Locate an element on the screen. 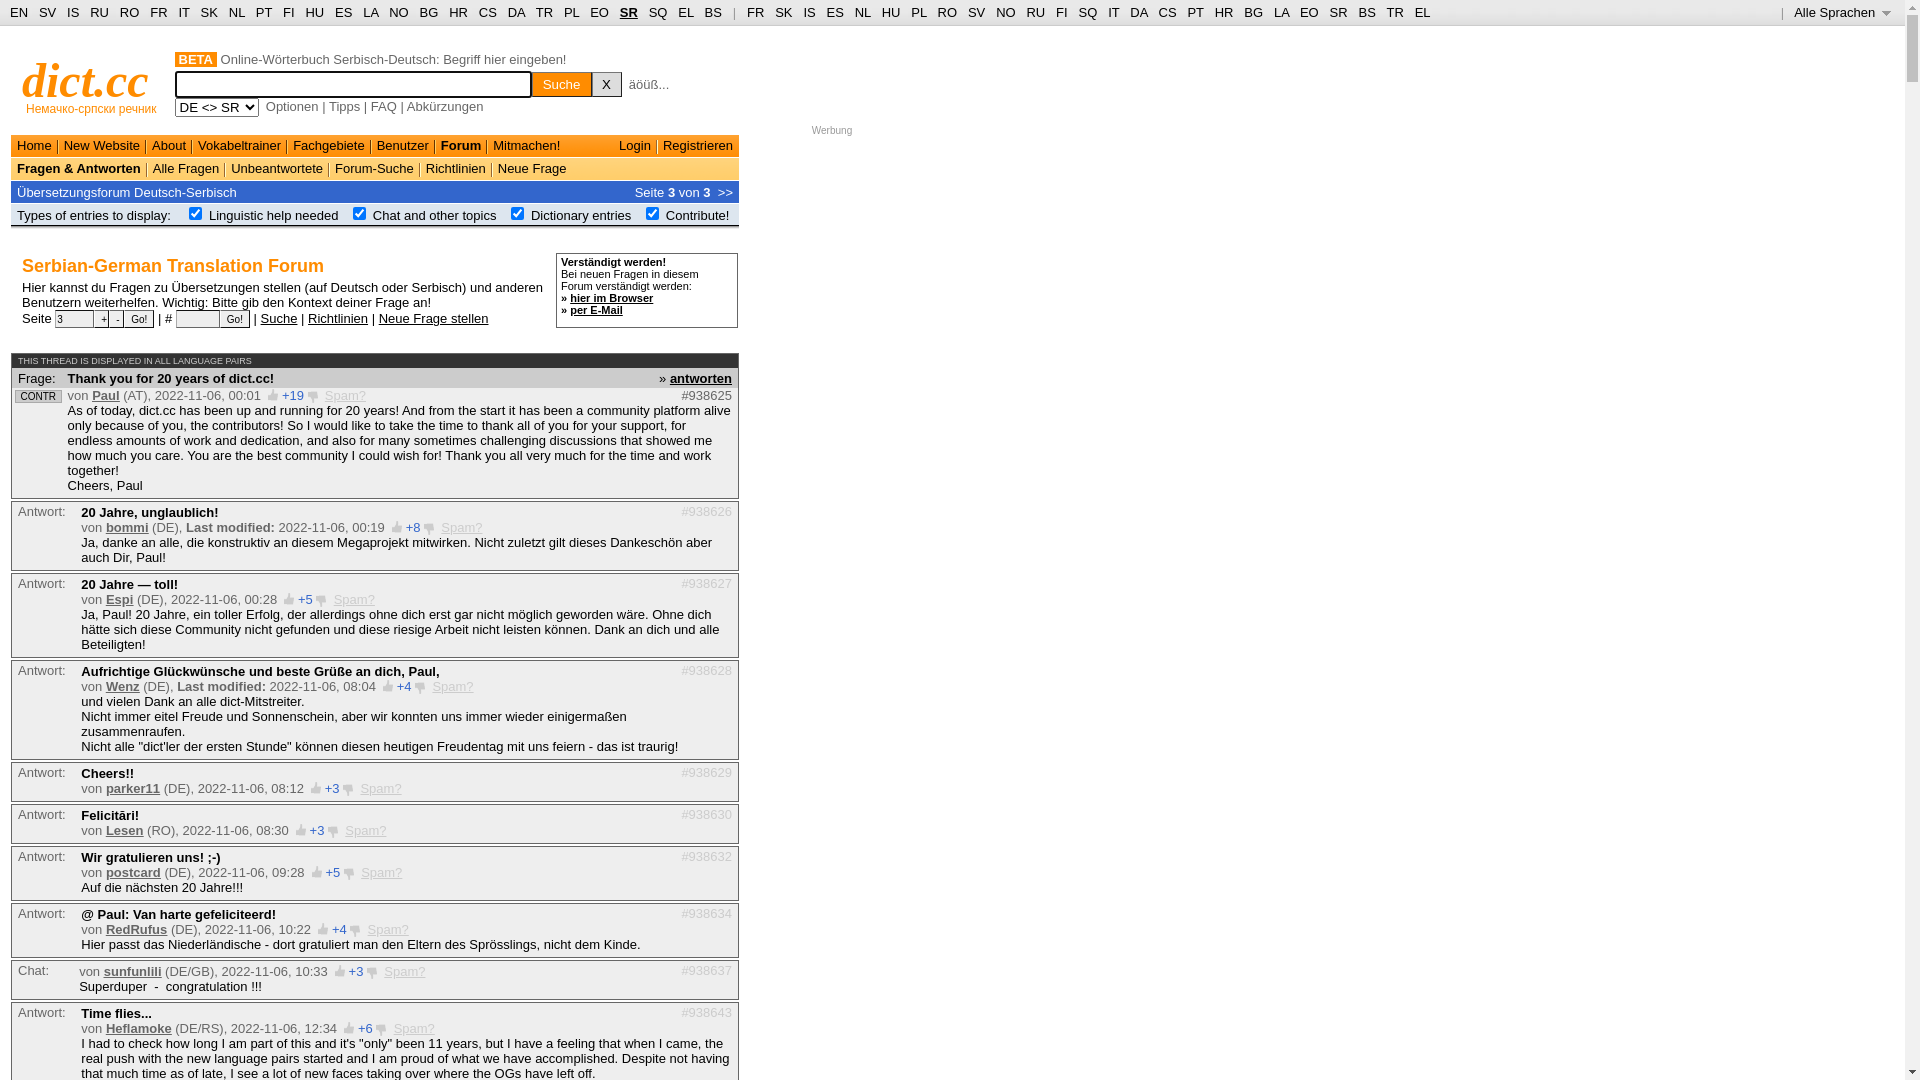 Image resolution: width=1920 pixels, height=1080 pixels. '#938627' is located at coordinates (706, 583).